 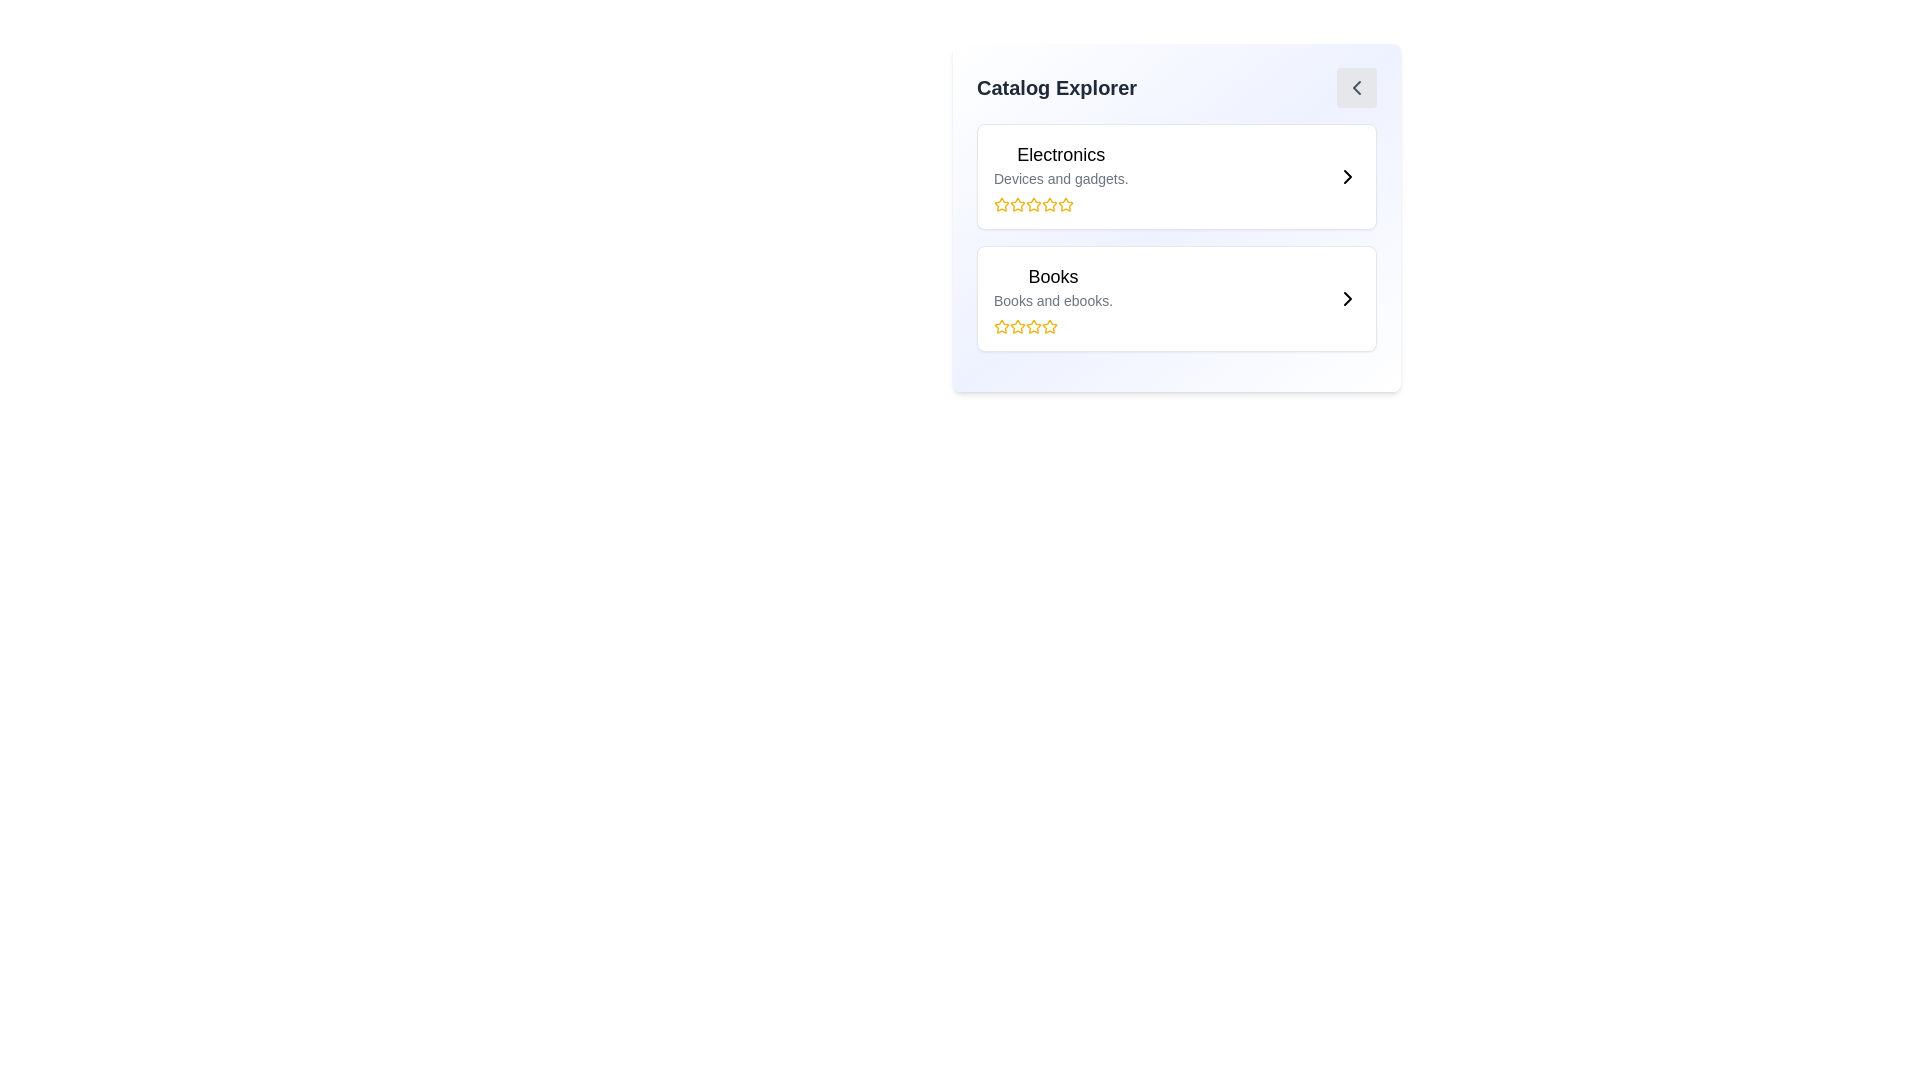 I want to click on the Text element that serves as a section header or category title in the second list item of the catalog explorer interface, positioned above the descriptive text 'Books and ebooks.', so click(x=1052, y=277).